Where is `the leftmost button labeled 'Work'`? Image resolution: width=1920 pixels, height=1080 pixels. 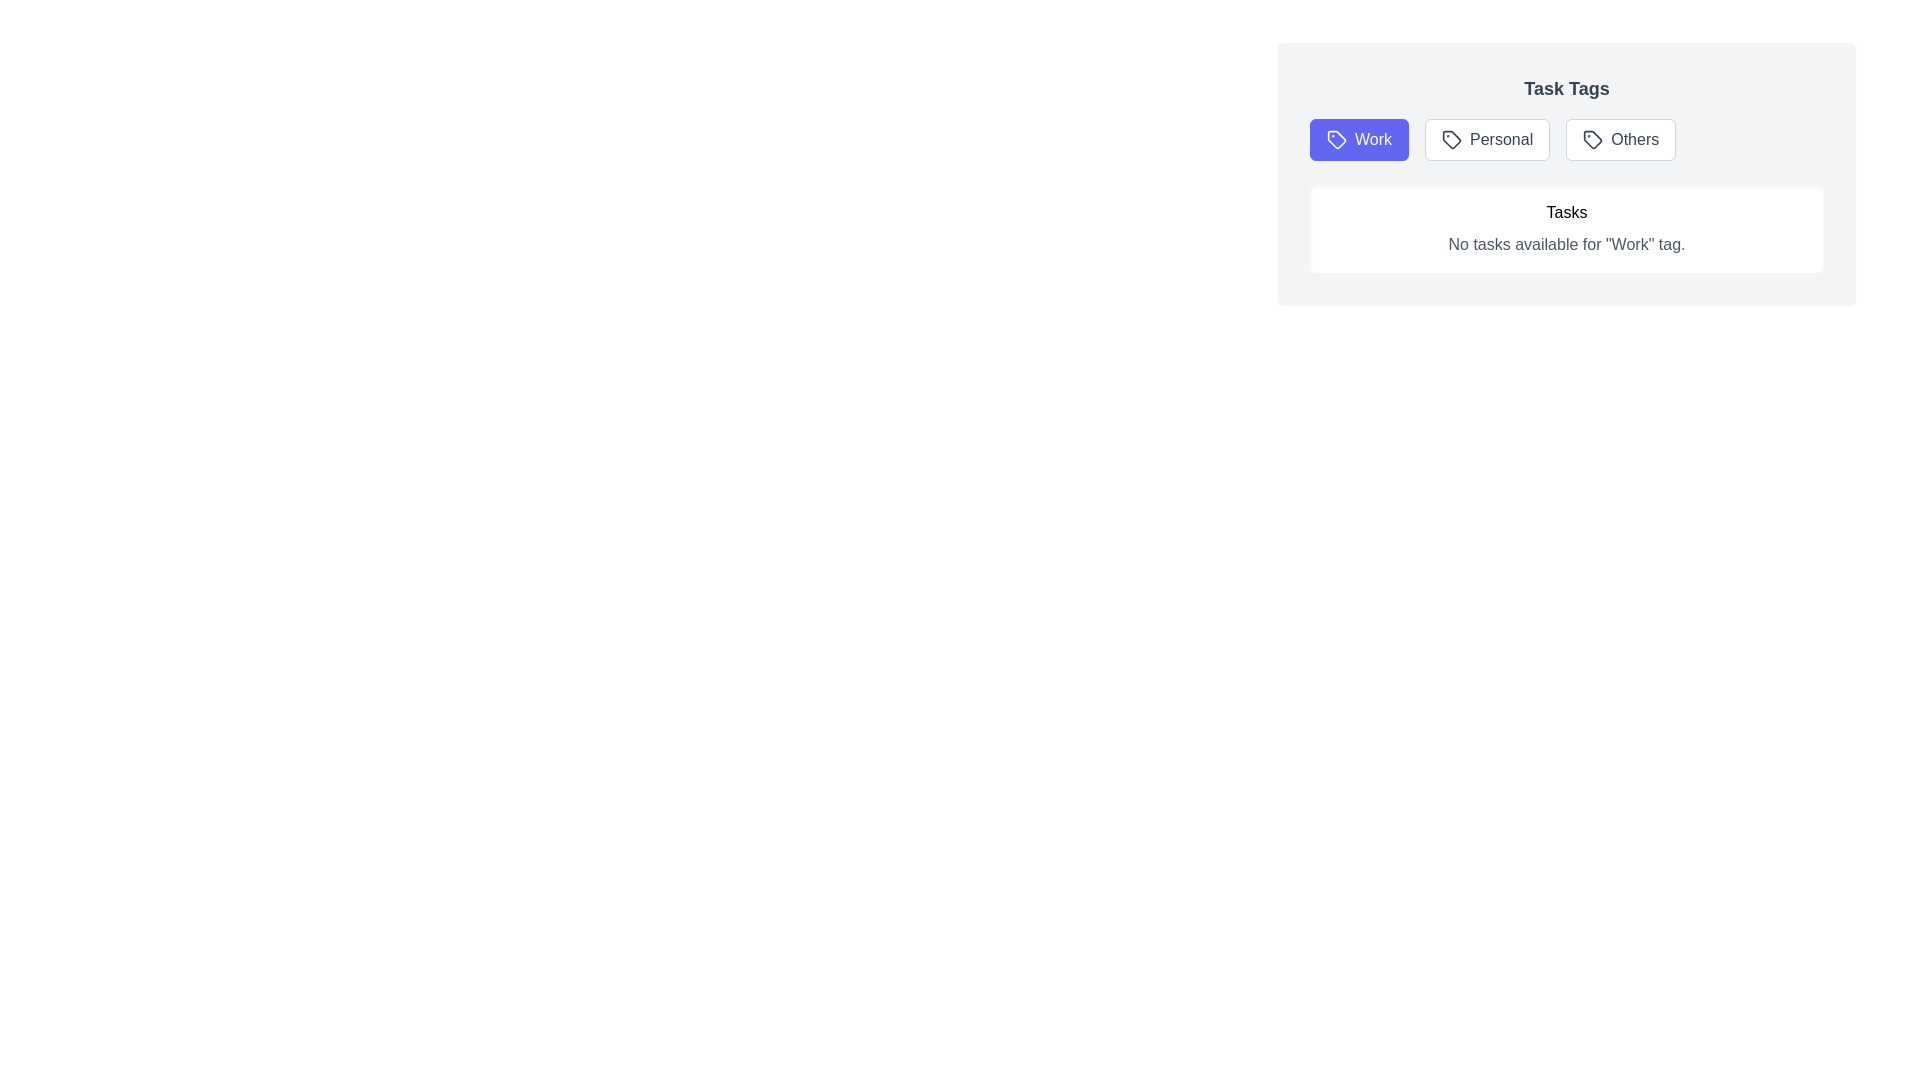
the leftmost button labeled 'Work' is located at coordinates (1359, 138).